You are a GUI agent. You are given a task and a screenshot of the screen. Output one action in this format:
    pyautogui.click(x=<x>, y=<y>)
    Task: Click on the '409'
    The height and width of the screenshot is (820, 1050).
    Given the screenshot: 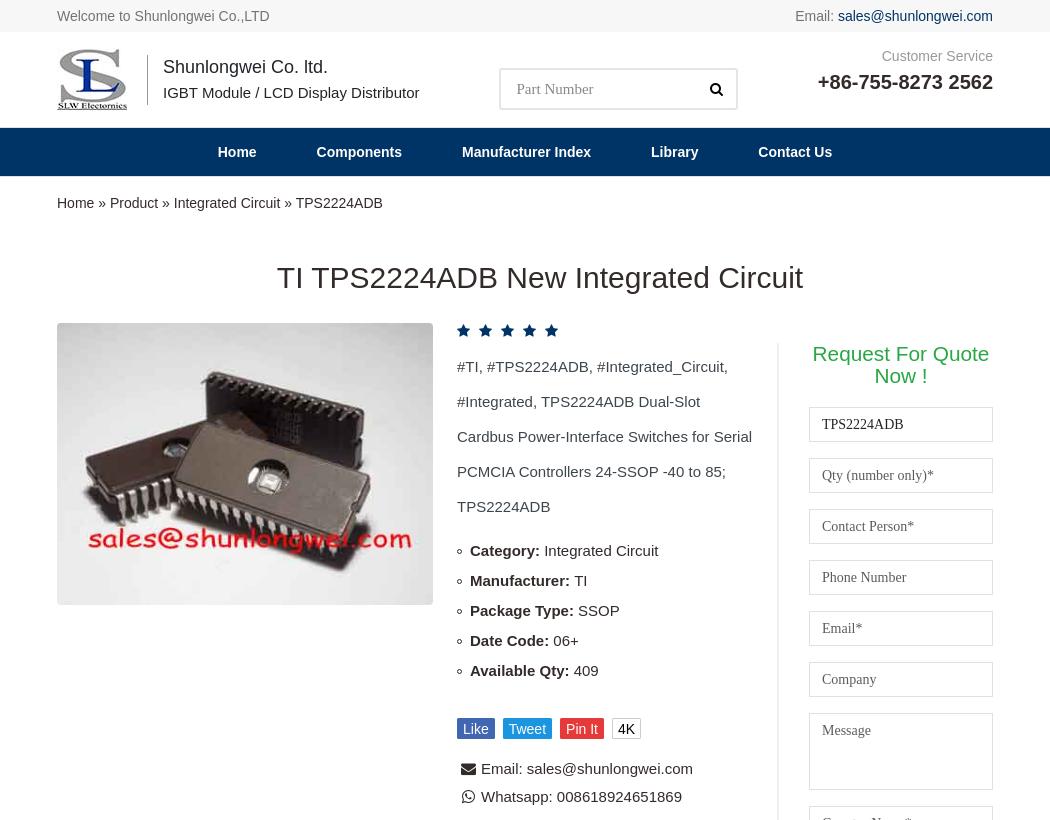 What is the action you would take?
    pyautogui.click(x=584, y=240)
    